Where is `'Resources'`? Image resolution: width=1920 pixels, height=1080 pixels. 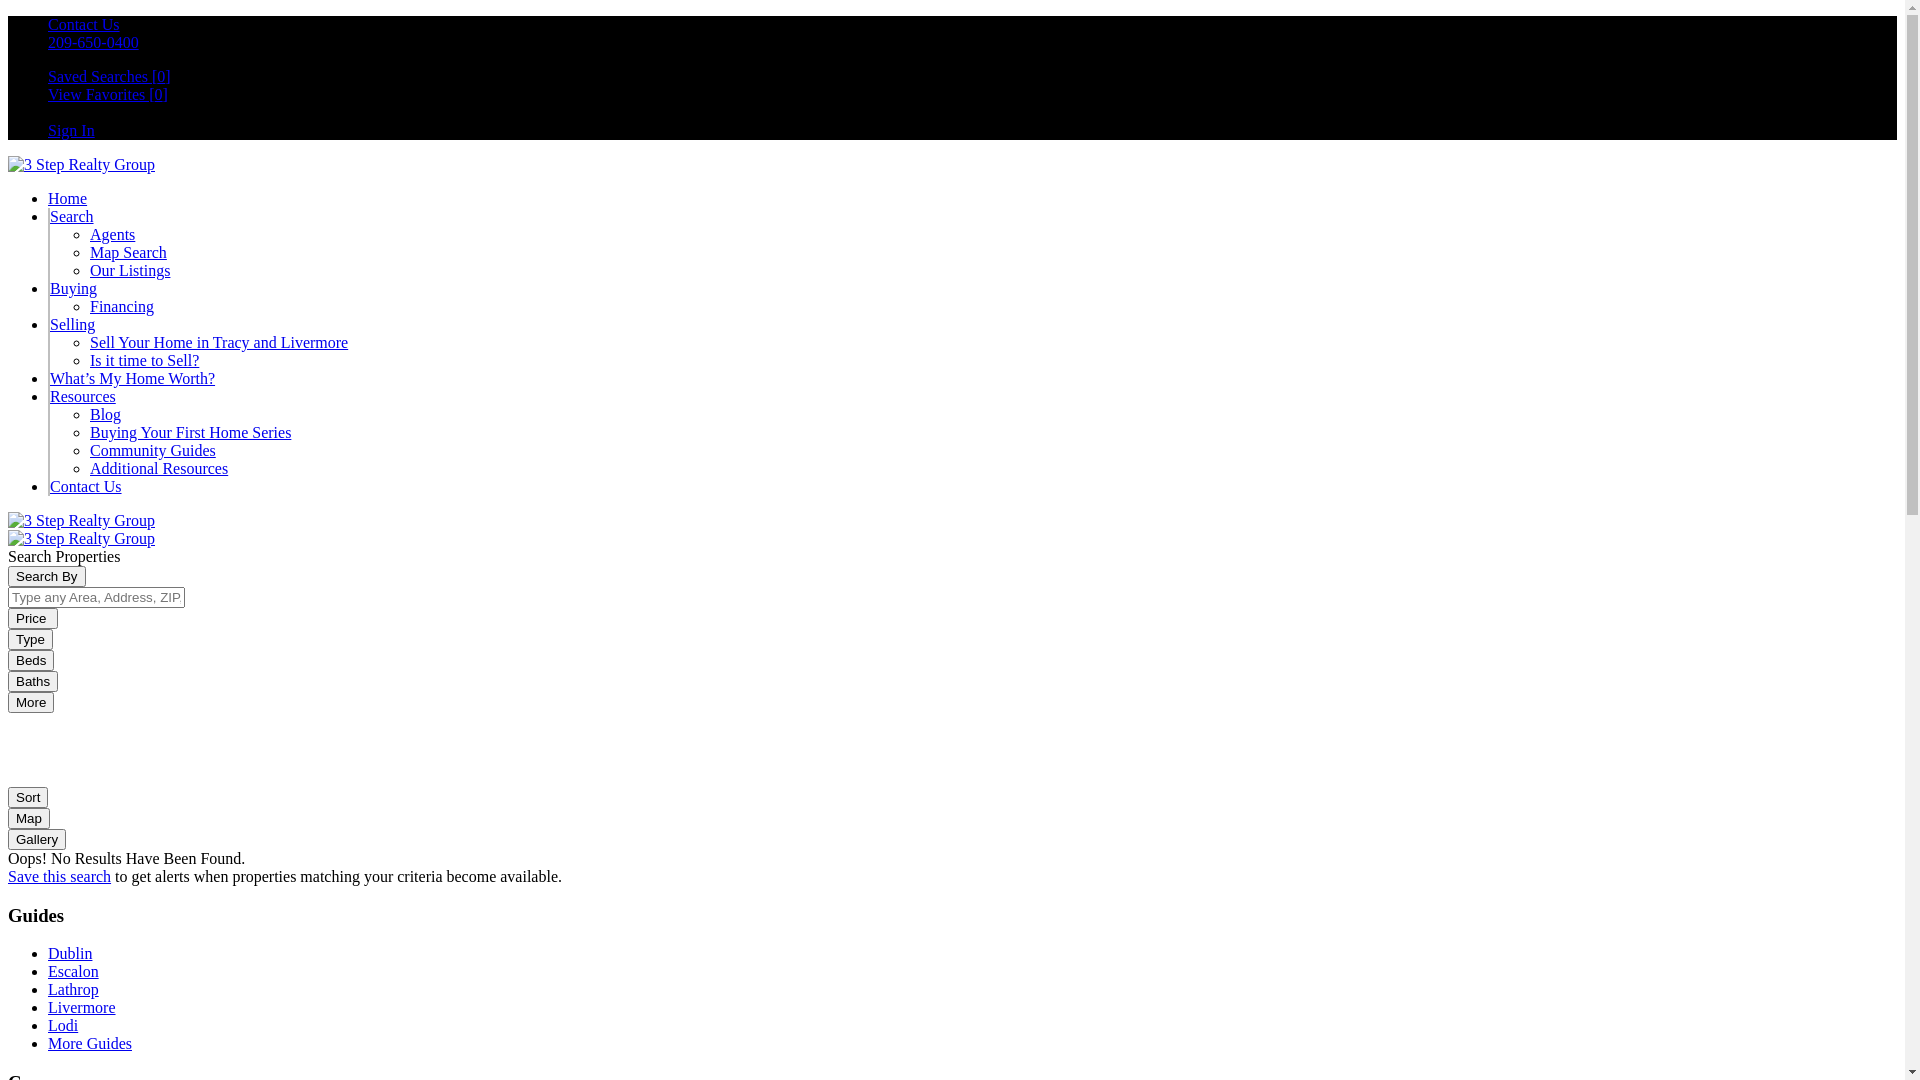 'Resources' is located at coordinates (81, 396).